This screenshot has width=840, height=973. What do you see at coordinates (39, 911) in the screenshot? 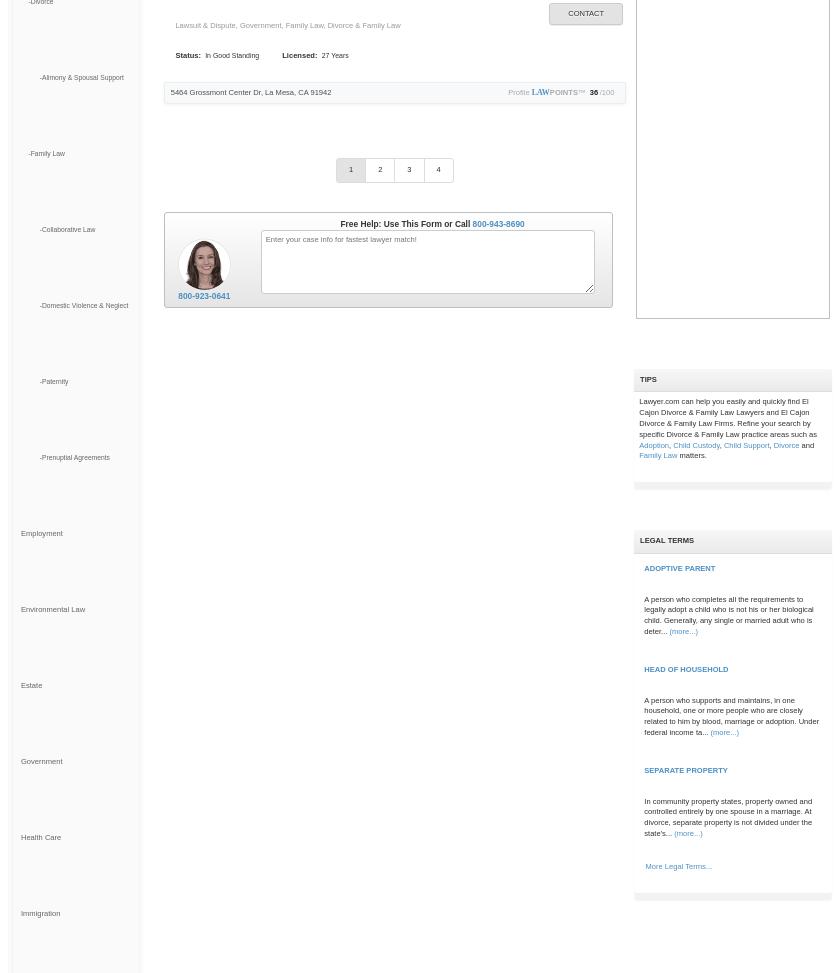
I see `'Immigration'` at bounding box center [39, 911].